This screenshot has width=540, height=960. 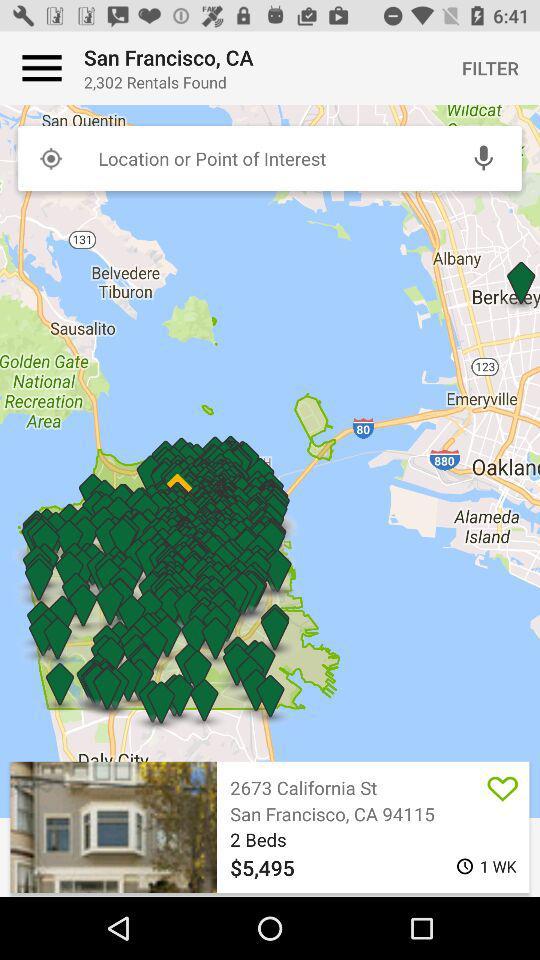 What do you see at coordinates (482, 157) in the screenshot?
I see `the microphone icon` at bounding box center [482, 157].